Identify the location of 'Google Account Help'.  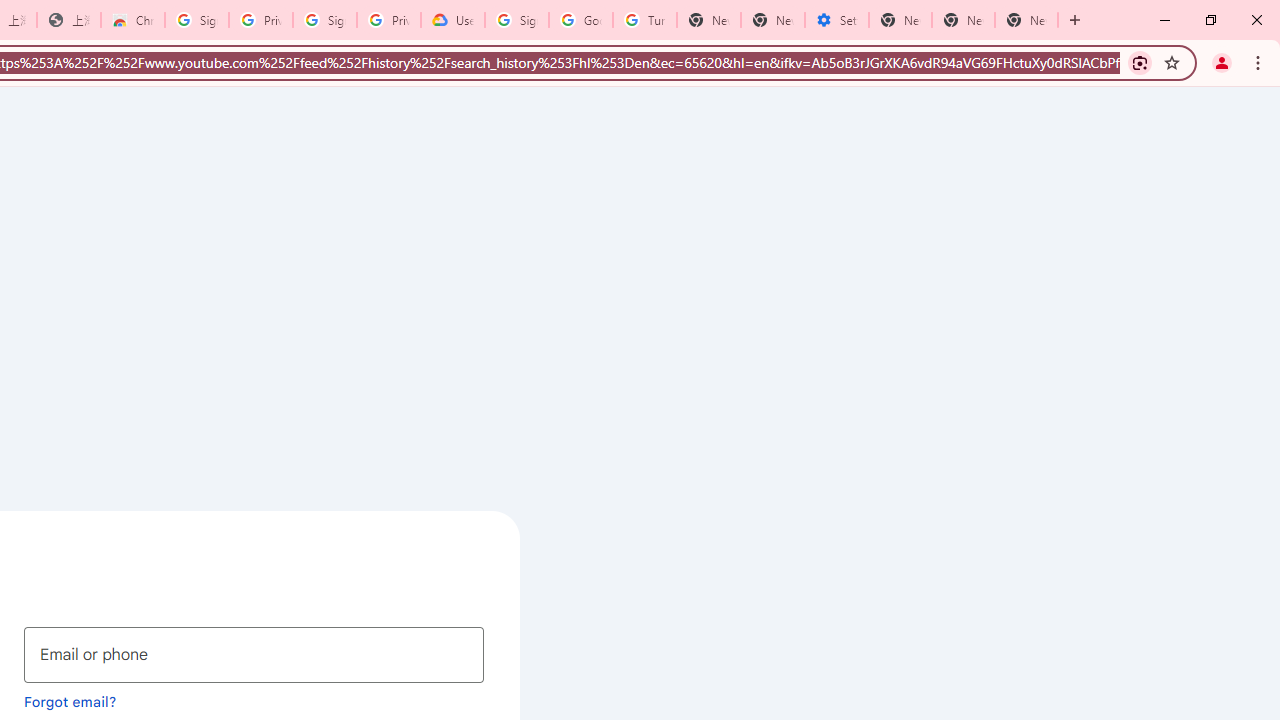
(580, 20).